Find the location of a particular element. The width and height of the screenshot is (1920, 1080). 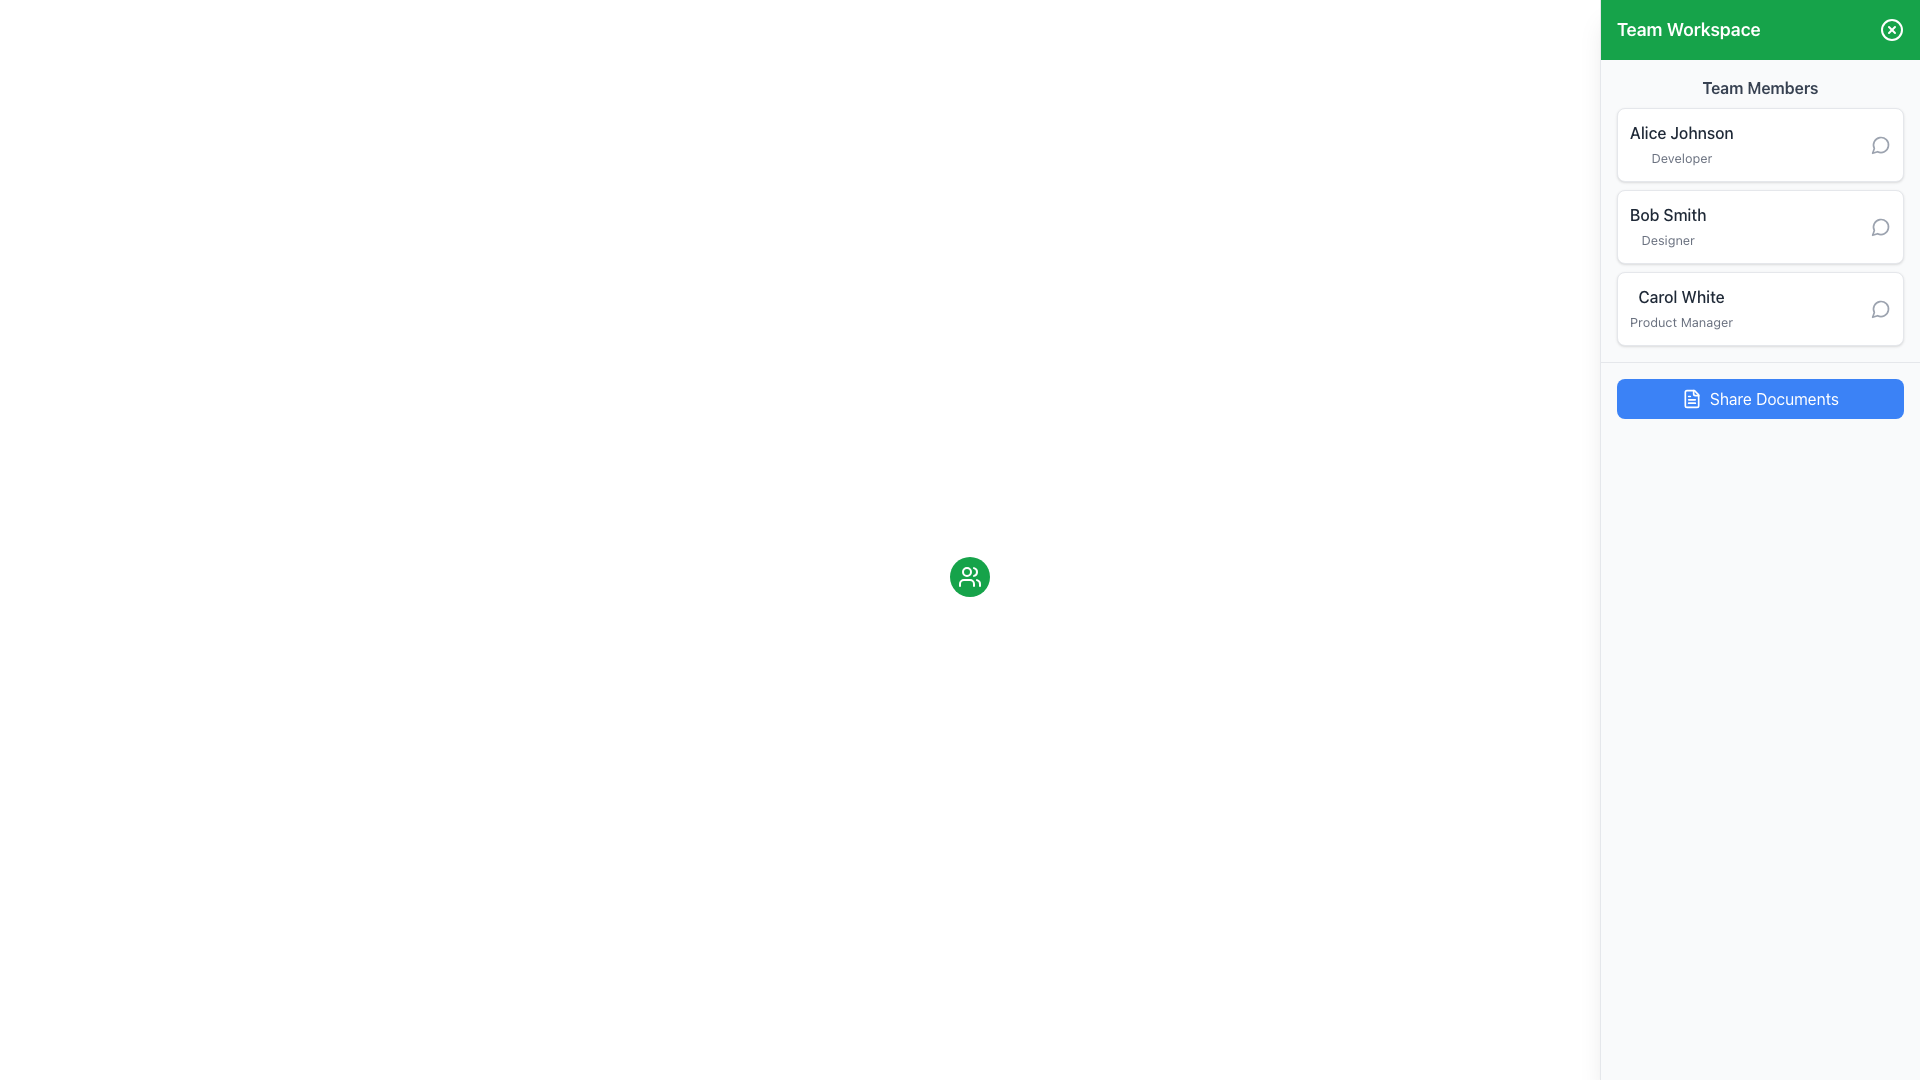

the text label that provides information about 'Alice Johnson' located under the 'Team Members' section is located at coordinates (1680, 157).